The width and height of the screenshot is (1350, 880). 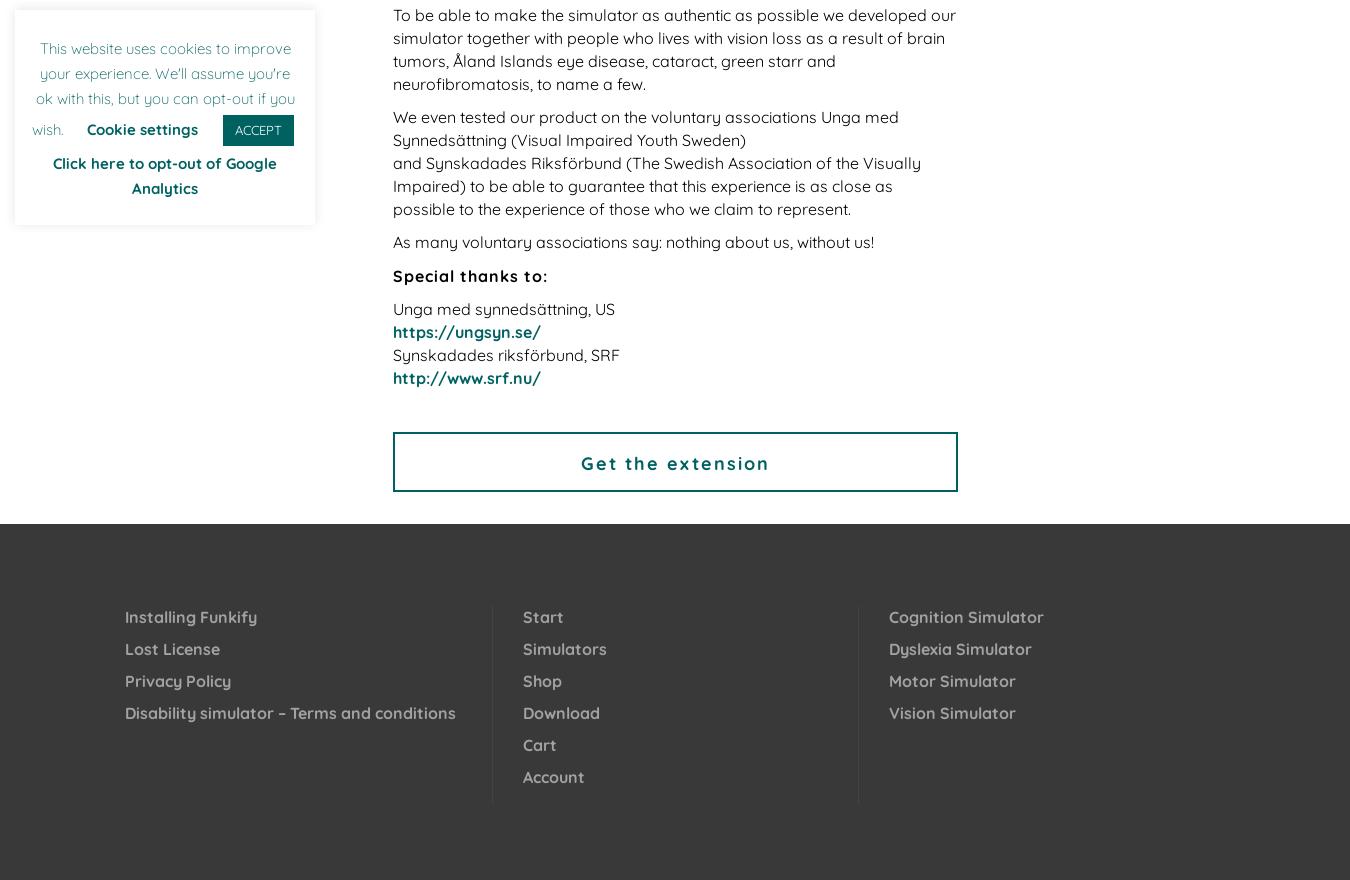 What do you see at coordinates (540, 680) in the screenshot?
I see `'Shop'` at bounding box center [540, 680].